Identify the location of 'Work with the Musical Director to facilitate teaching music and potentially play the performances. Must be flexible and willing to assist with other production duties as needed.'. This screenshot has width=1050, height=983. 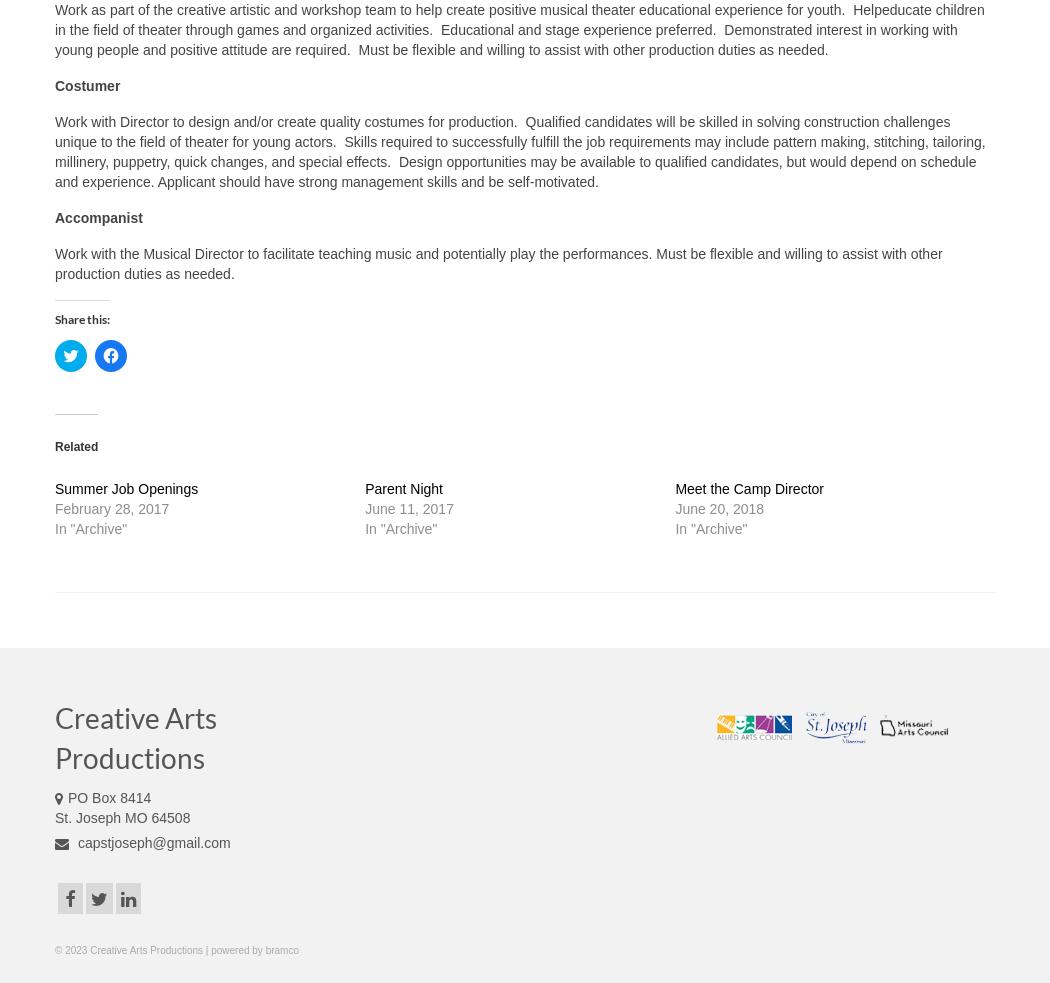
(54, 264).